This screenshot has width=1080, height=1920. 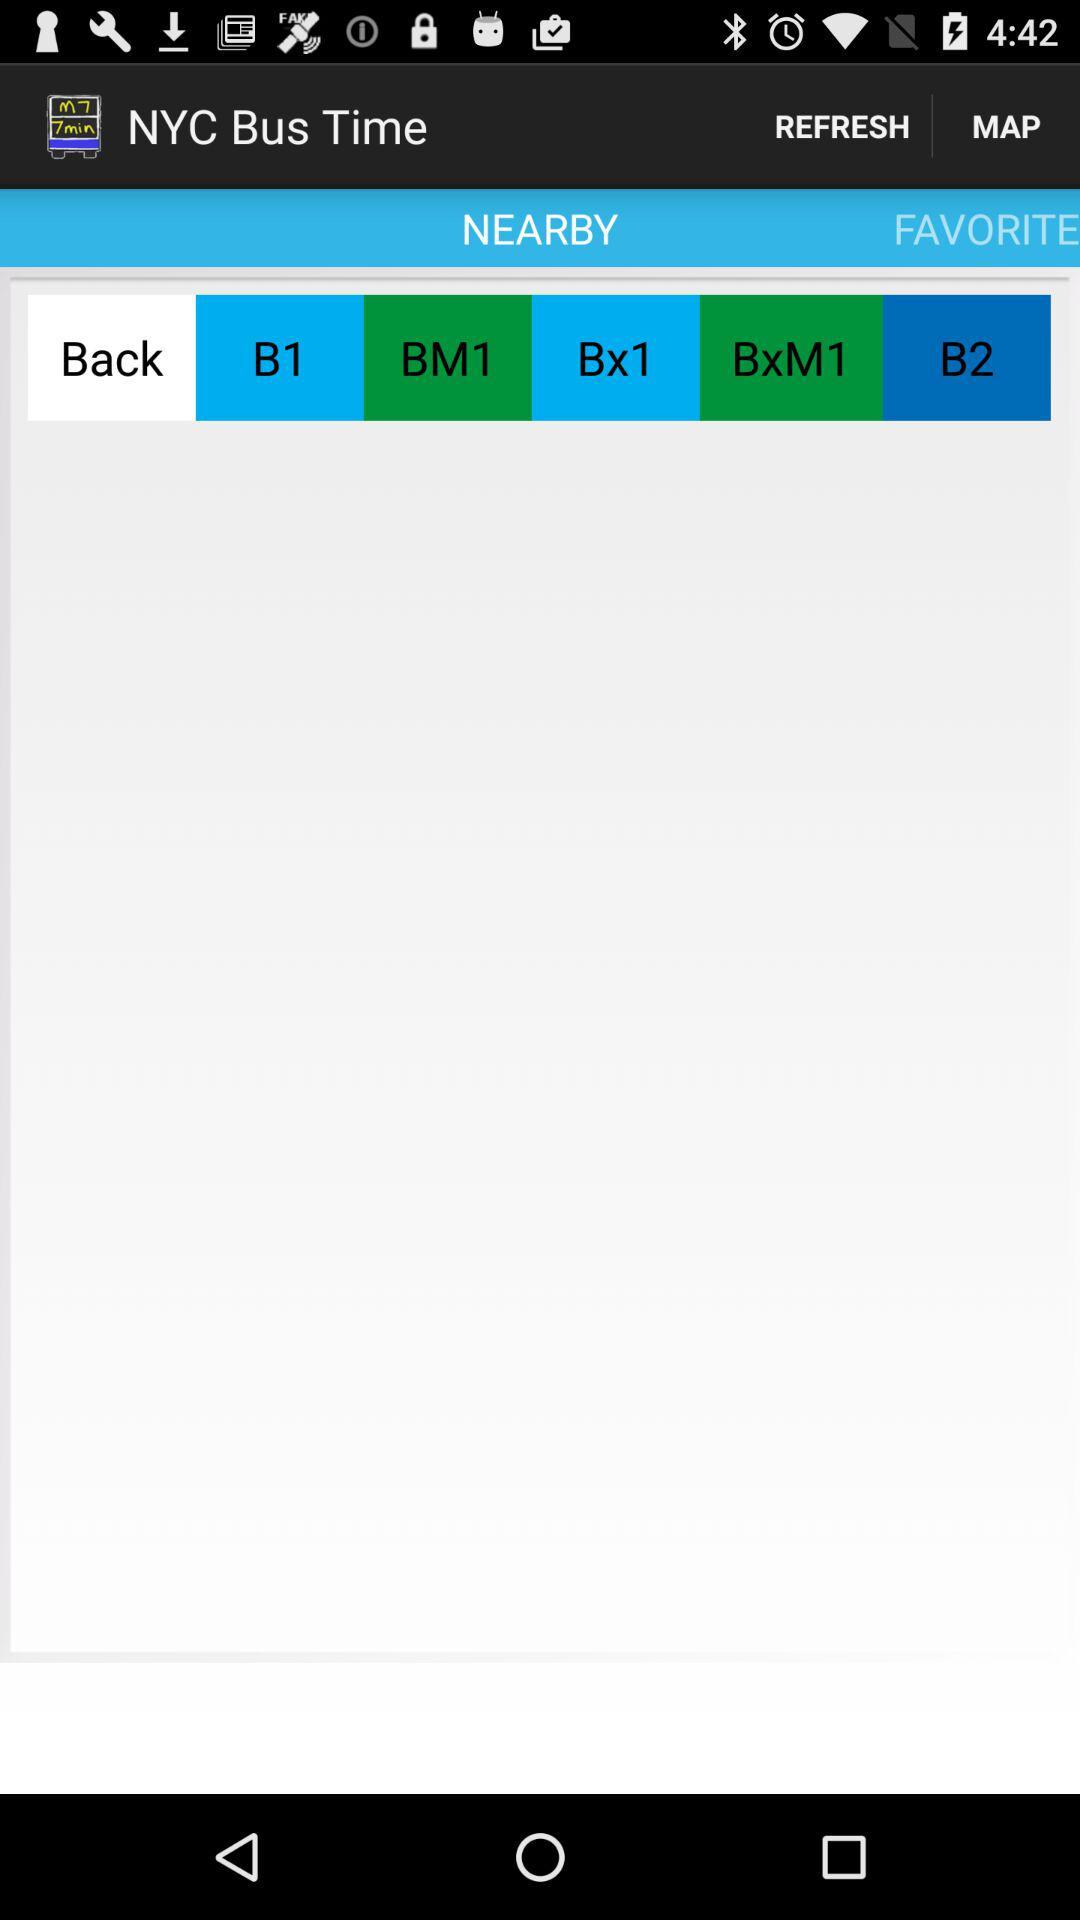 I want to click on the b1, so click(x=279, y=357).